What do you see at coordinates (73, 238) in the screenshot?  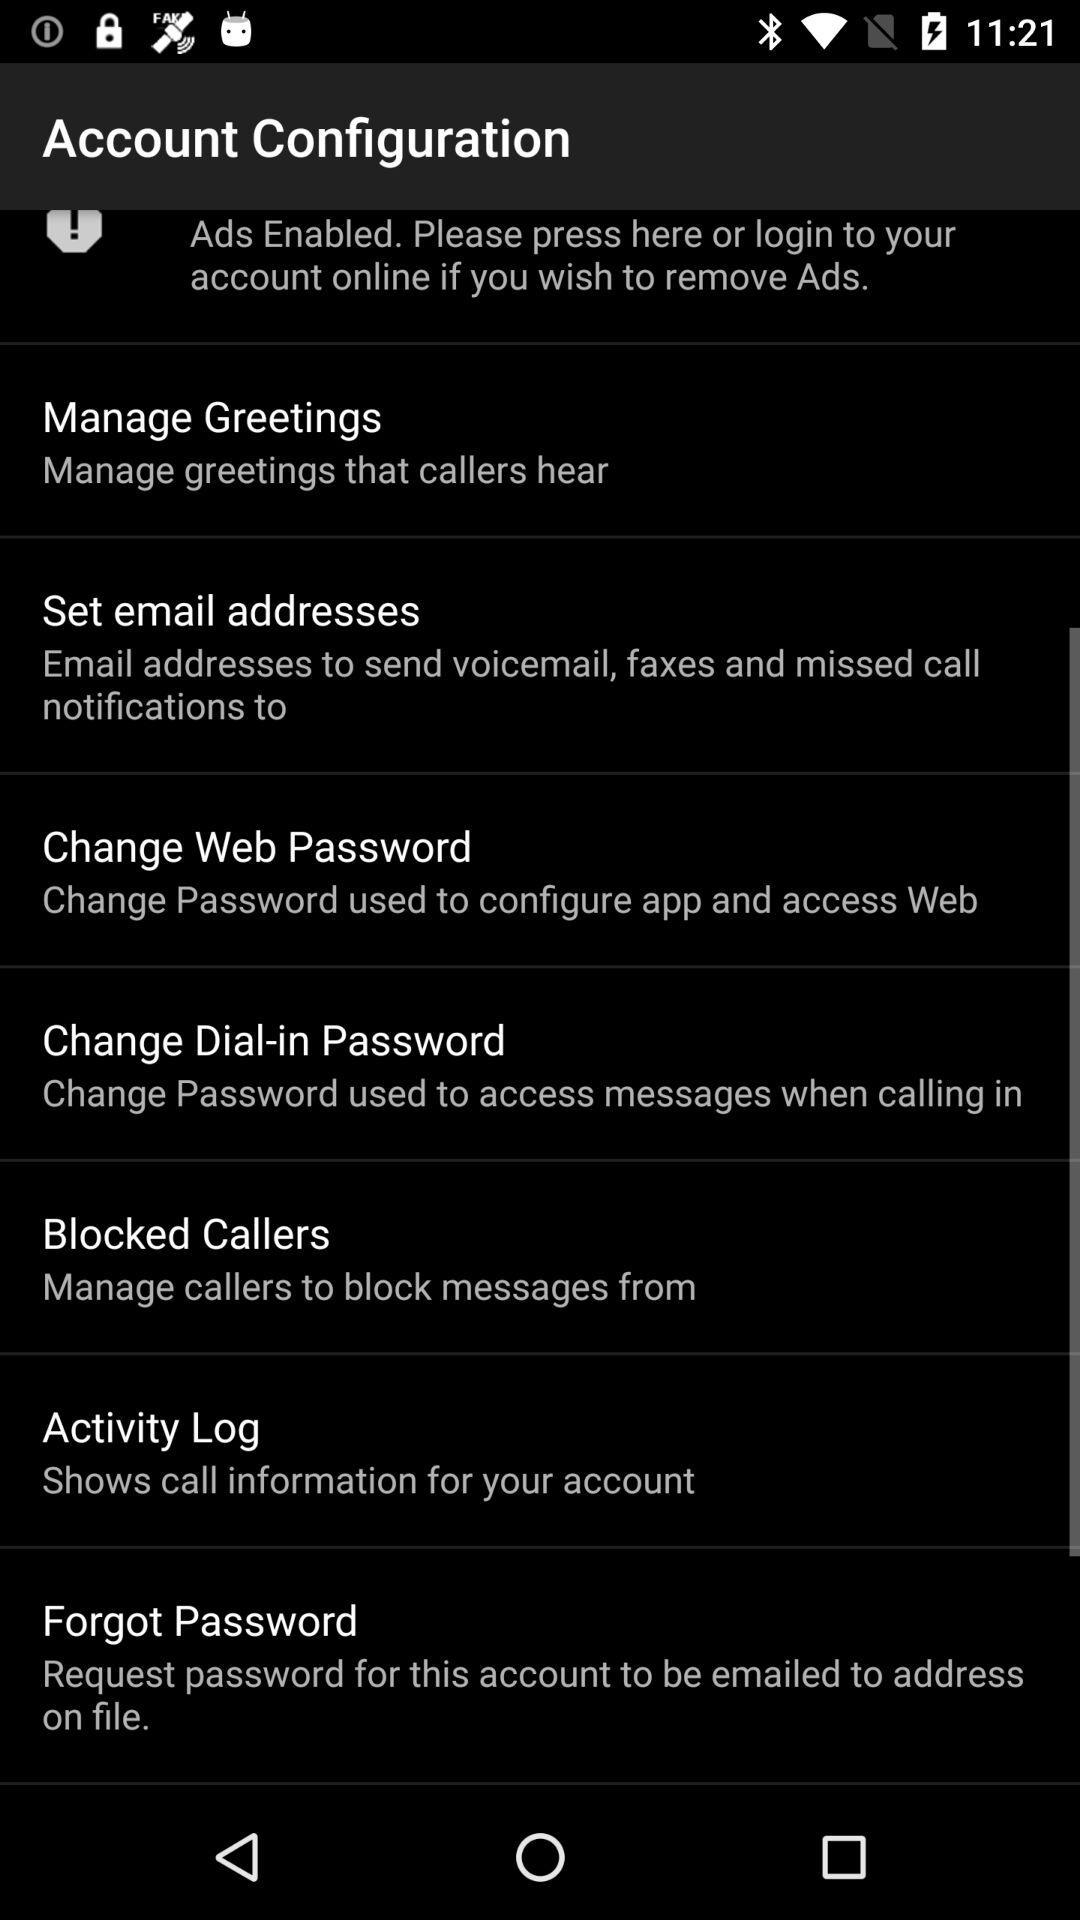 I see `app below the account configuration` at bounding box center [73, 238].